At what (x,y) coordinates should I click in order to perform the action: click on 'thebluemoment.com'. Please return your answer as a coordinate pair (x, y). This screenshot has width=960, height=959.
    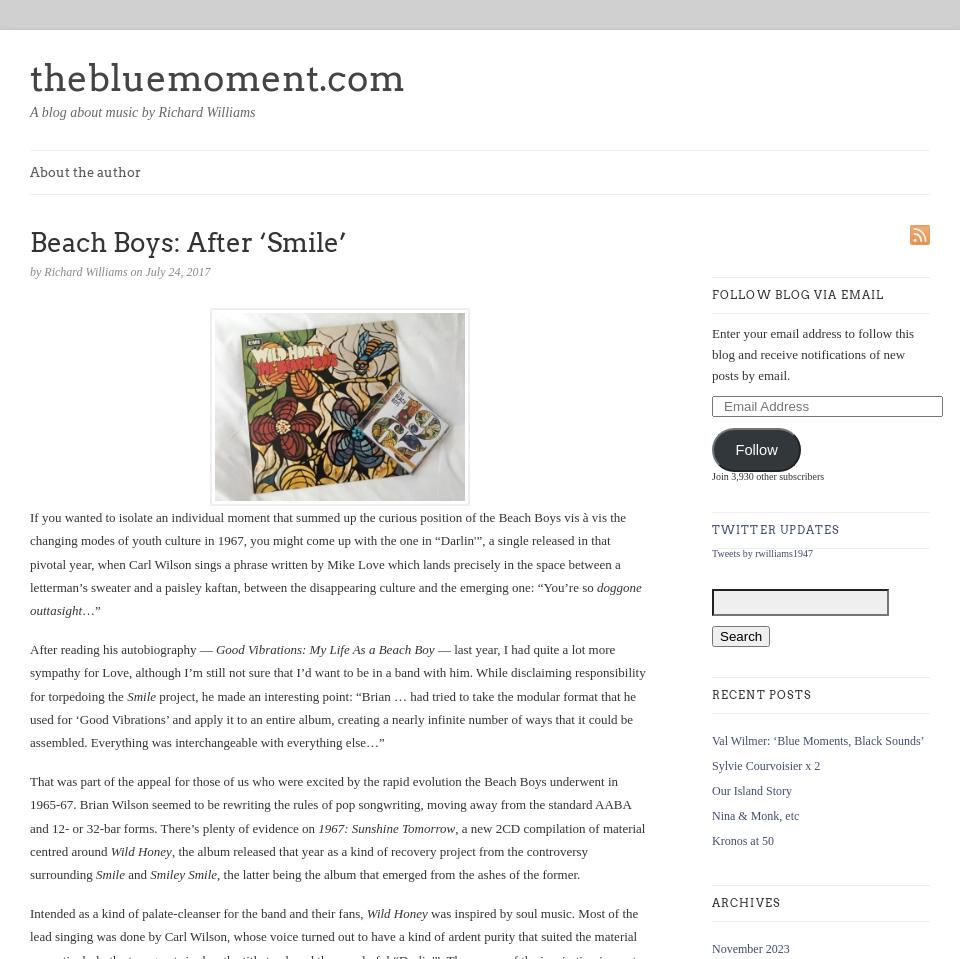
    Looking at the image, I should click on (217, 77).